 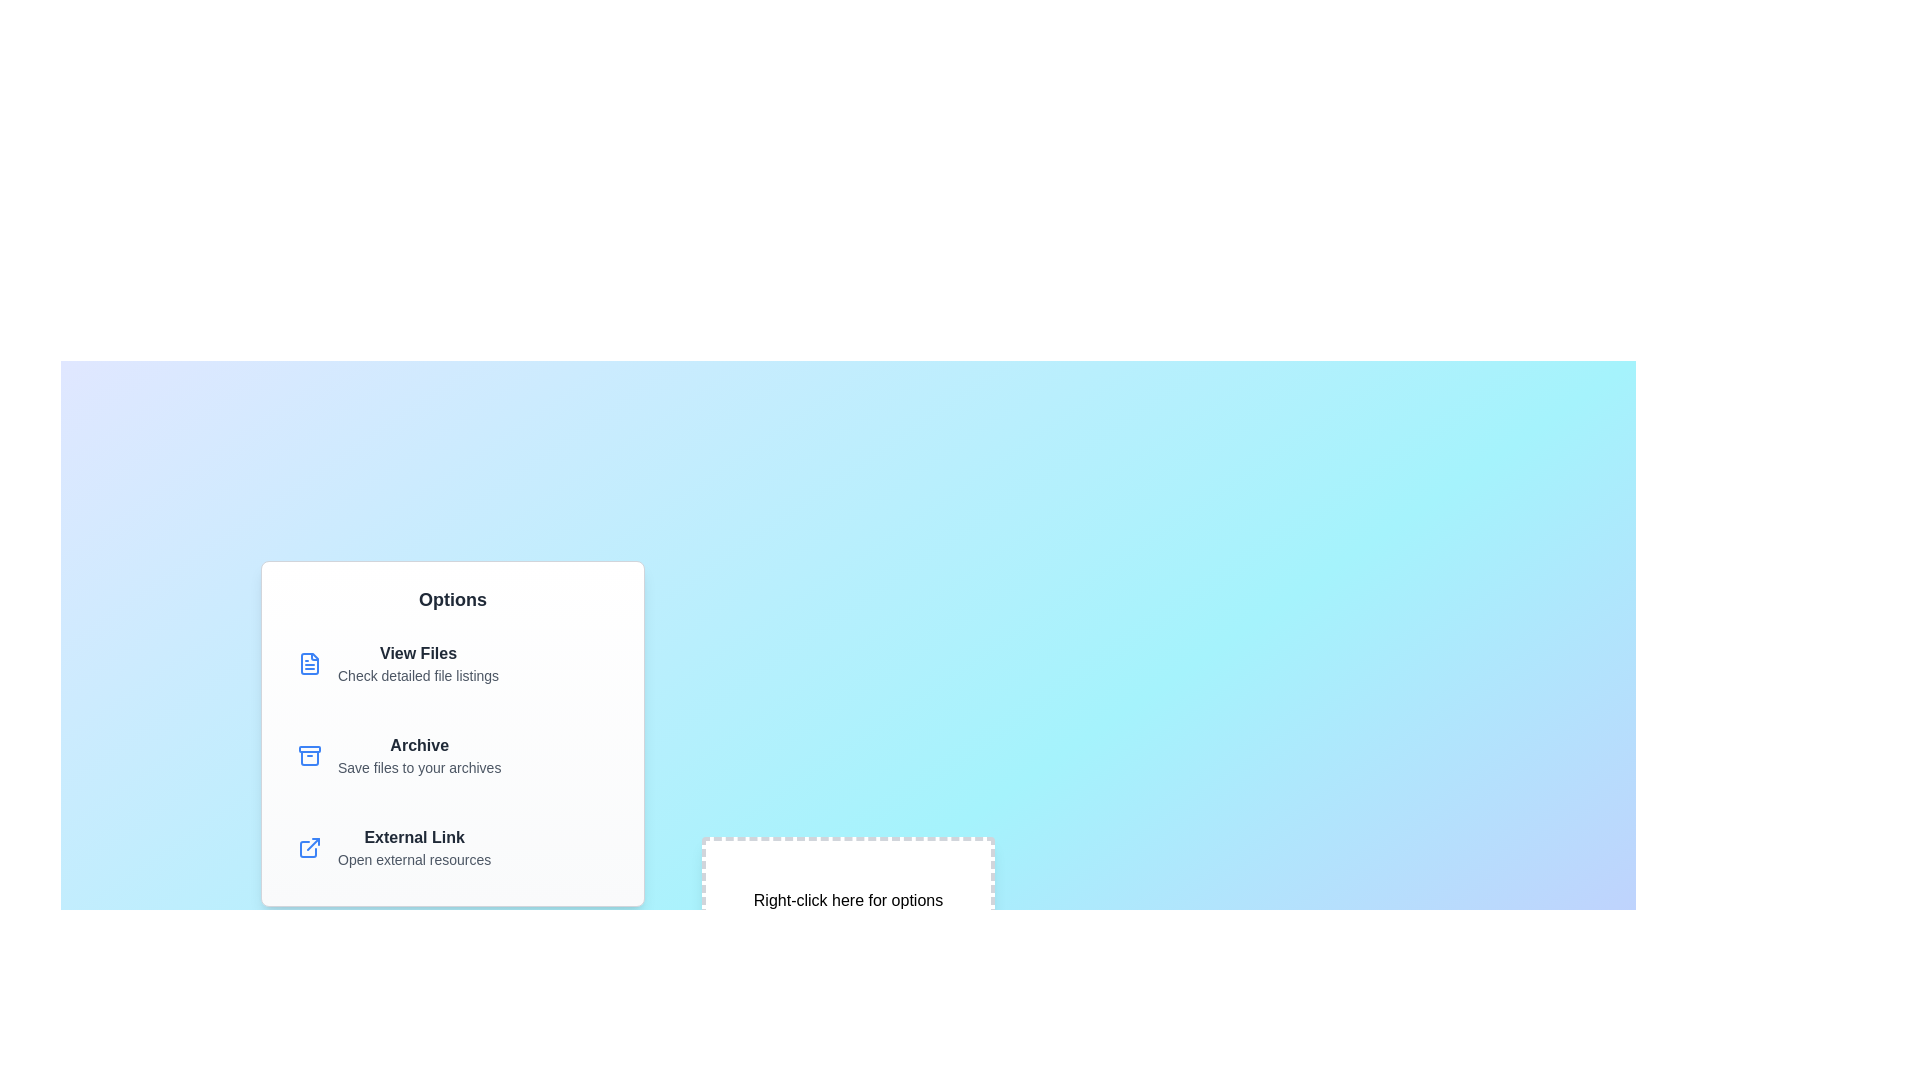 I want to click on the area labeled 'Right-click here for options' to close the context menu, so click(x=848, y=901).